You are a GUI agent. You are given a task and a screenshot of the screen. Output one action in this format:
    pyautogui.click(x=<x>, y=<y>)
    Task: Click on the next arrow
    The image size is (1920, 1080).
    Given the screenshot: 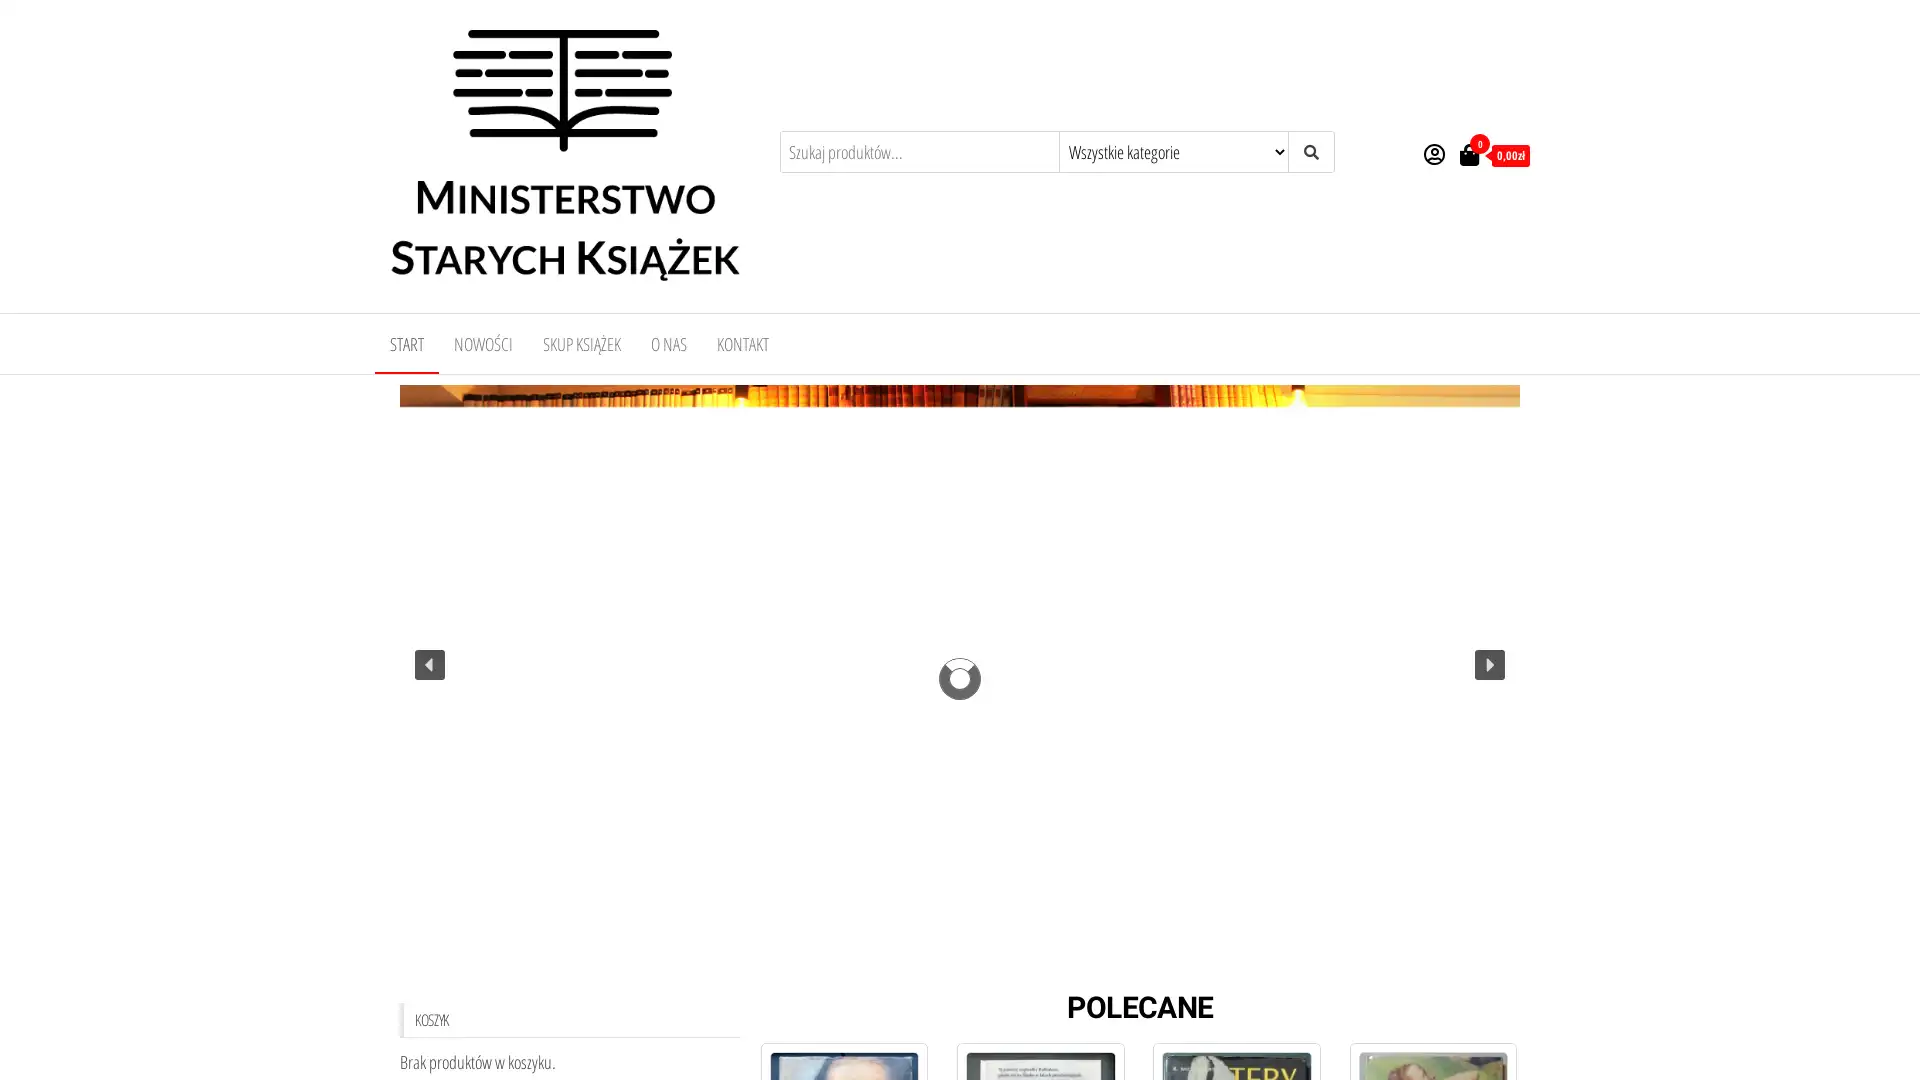 What is the action you would take?
    pyautogui.click(x=1489, y=663)
    